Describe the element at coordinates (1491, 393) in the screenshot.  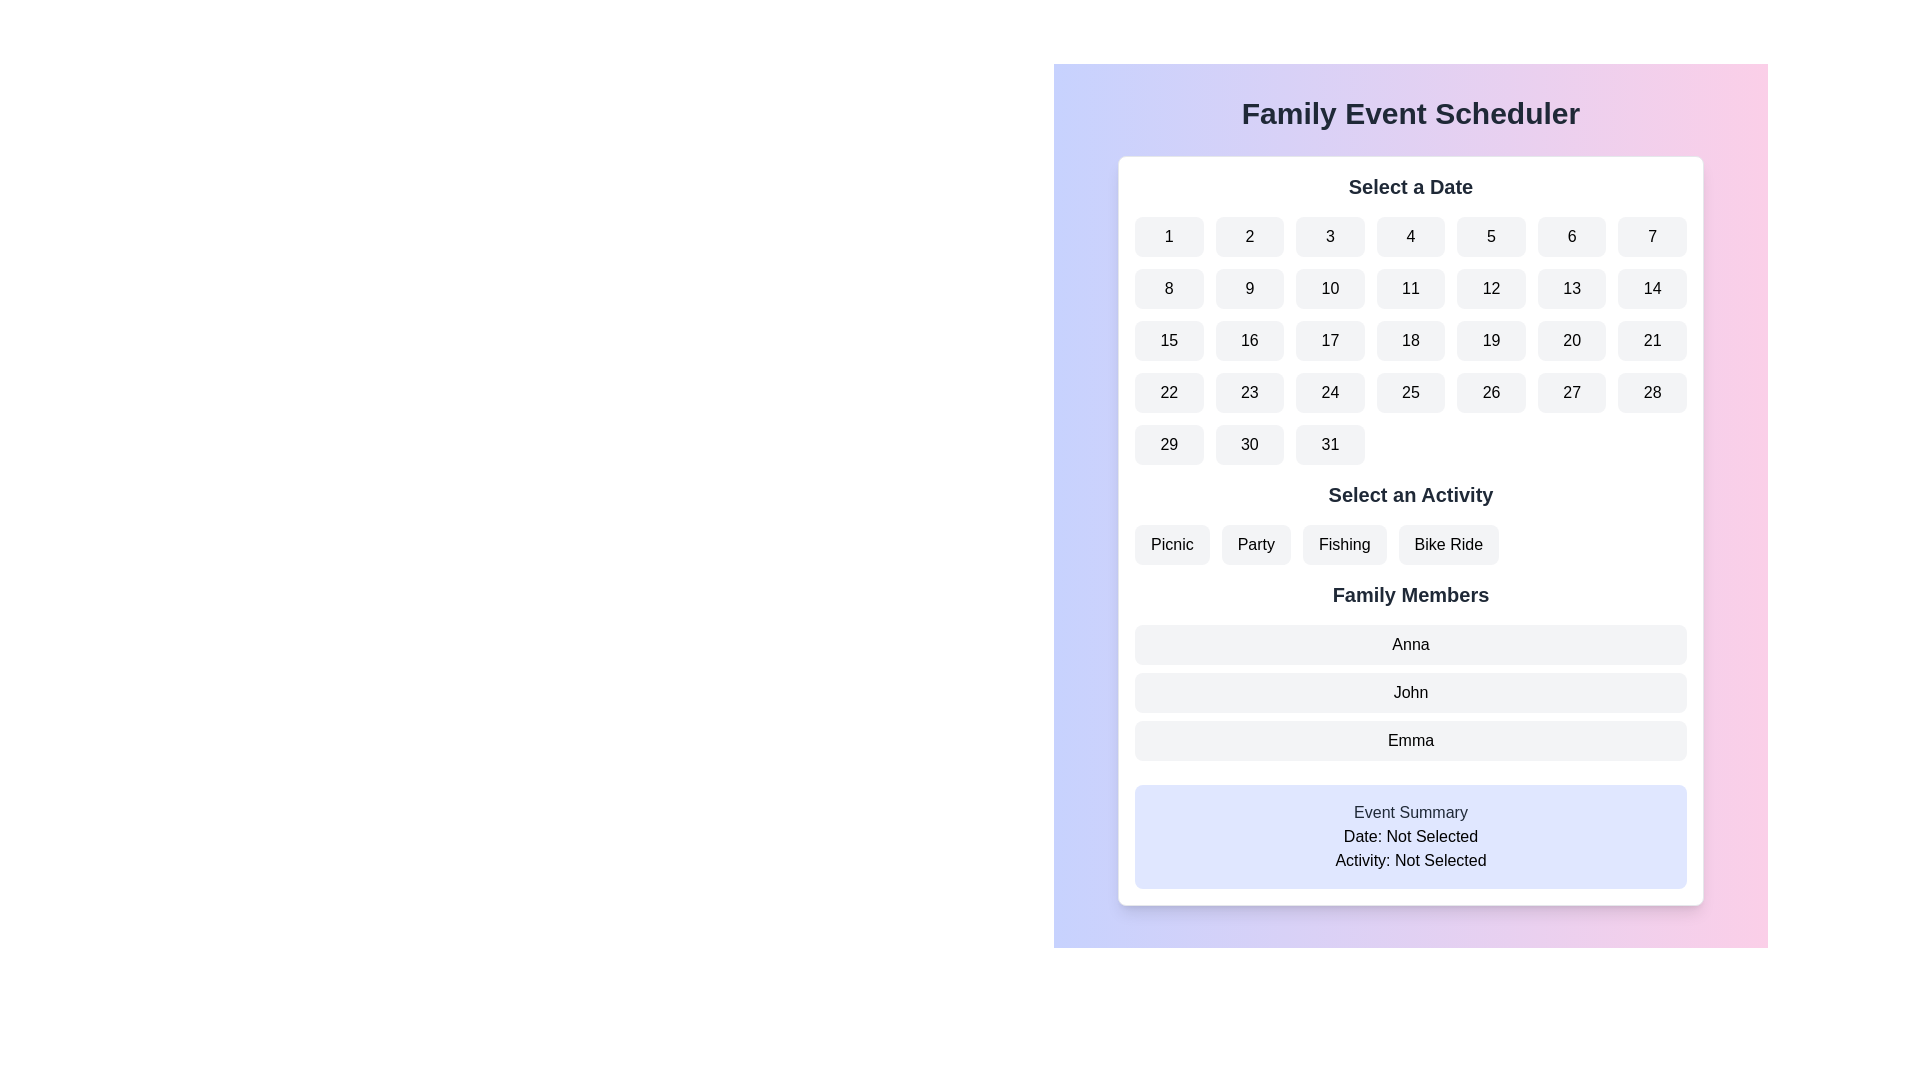
I see `the selectable date button marked '26' in the date picker calendar` at that location.